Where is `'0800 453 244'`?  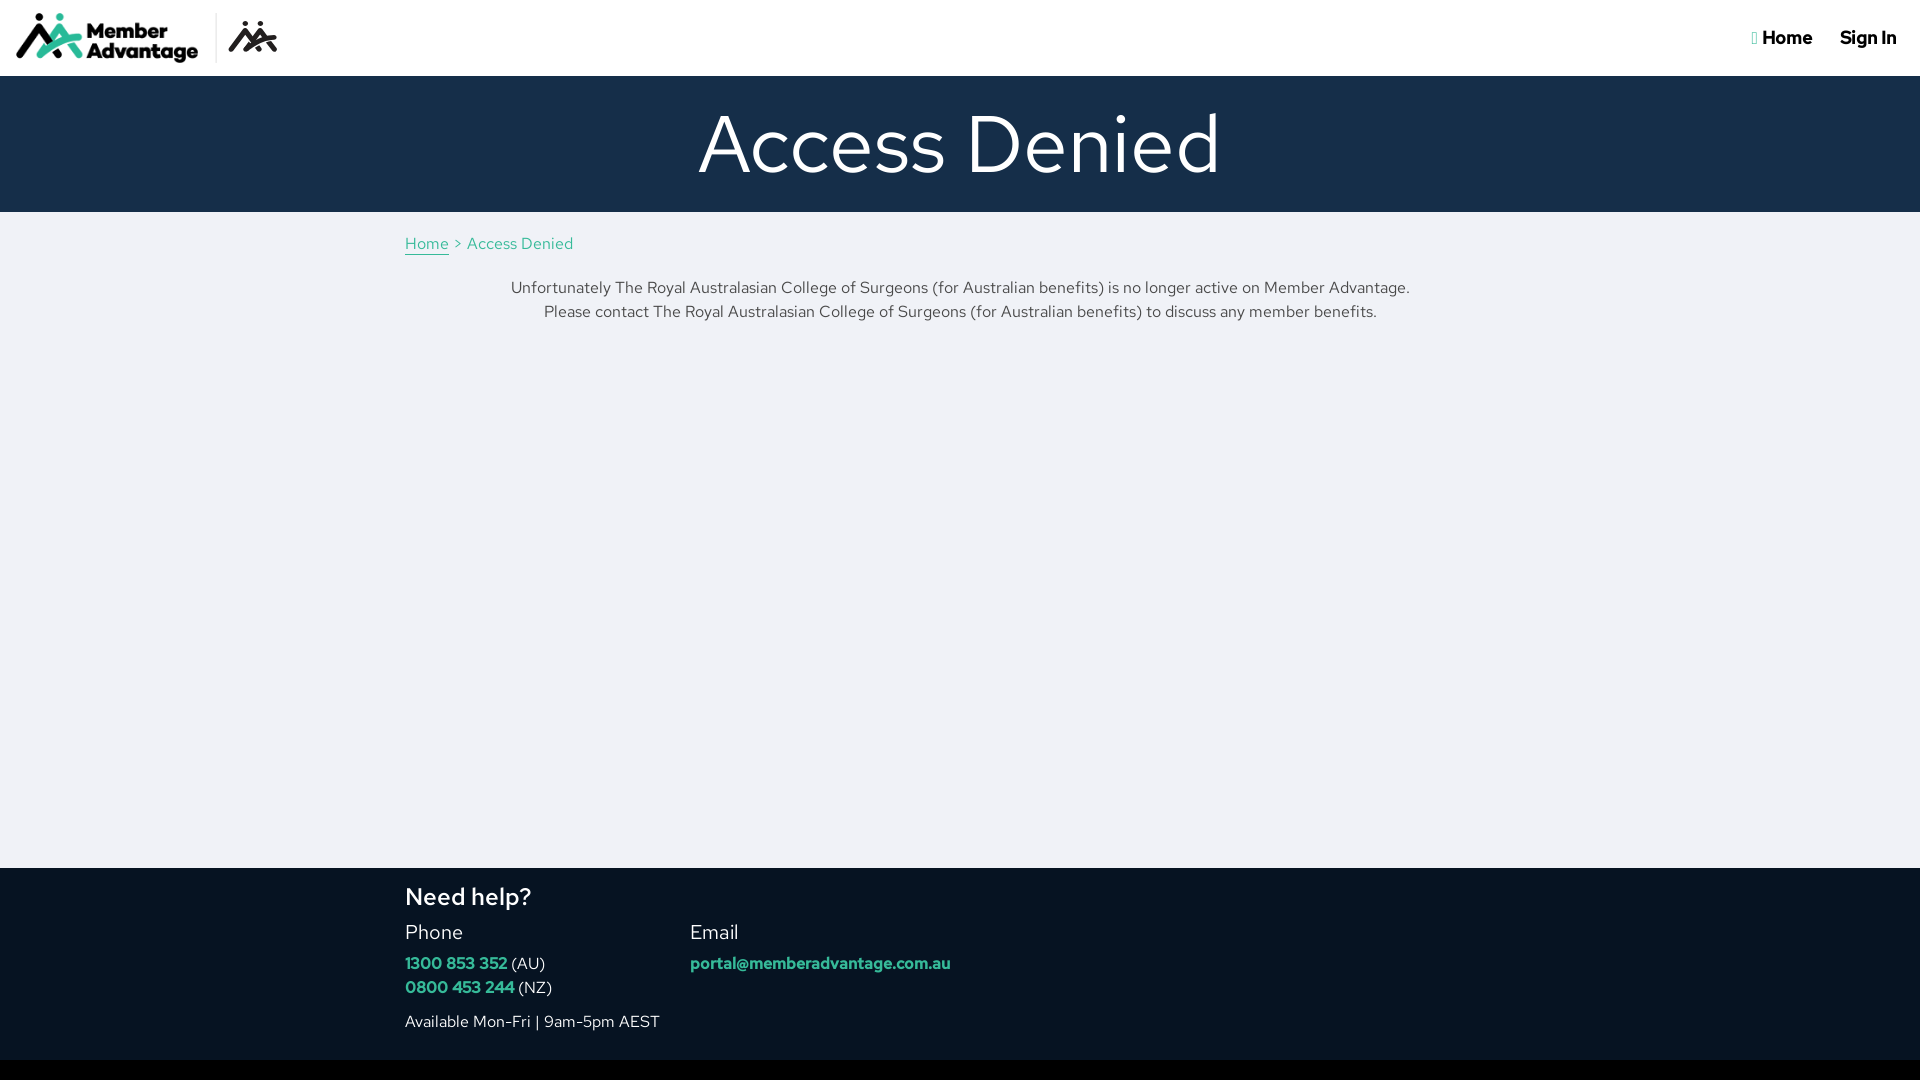 '0800 453 244' is located at coordinates (403, 986).